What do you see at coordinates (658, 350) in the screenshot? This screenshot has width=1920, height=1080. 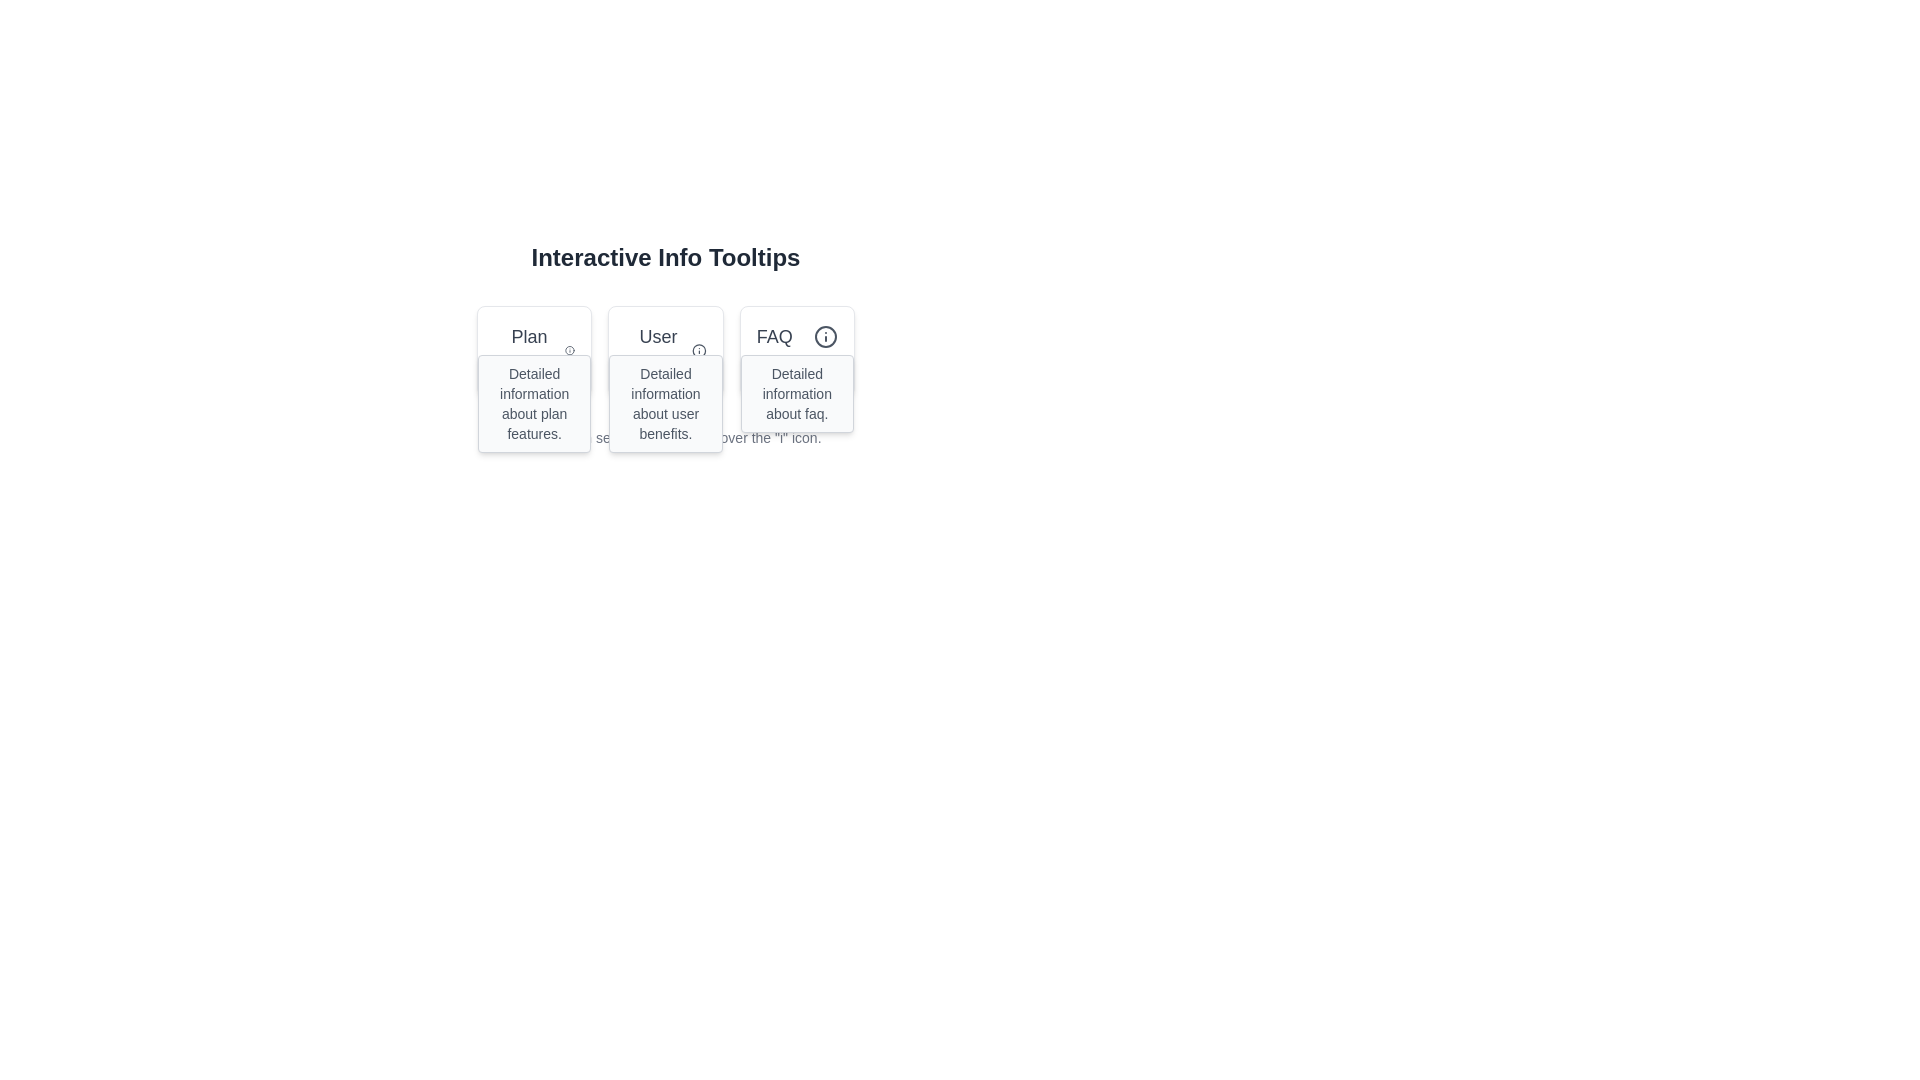 I see `the 'User Benefits' text label, which is centered at the top of the second card in a horizontal set of three cards, located above a descriptive text and to the left of an informational icon` at bounding box center [658, 350].